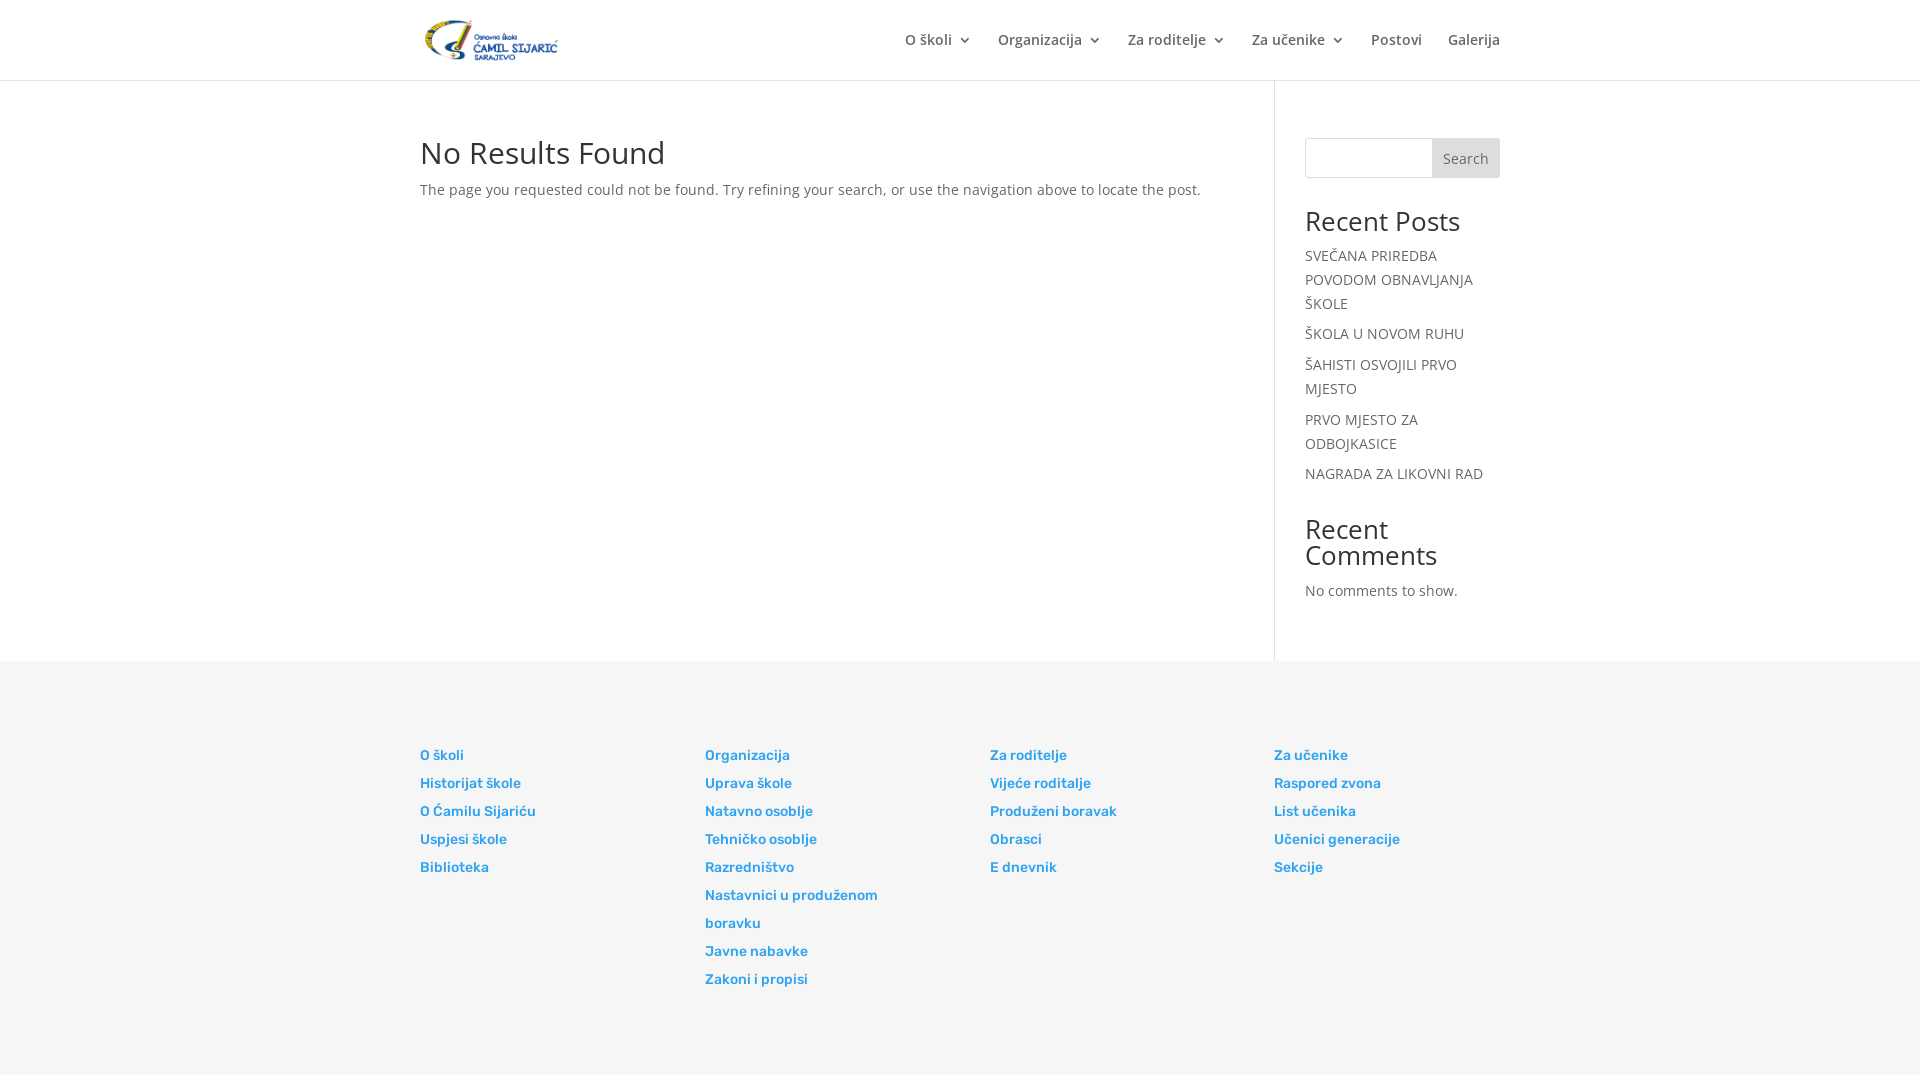 This screenshot has width=1920, height=1080. What do you see at coordinates (757, 811) in the screenshot?
I see `'Natavno osoblje'` at bounding box center [757, 811].